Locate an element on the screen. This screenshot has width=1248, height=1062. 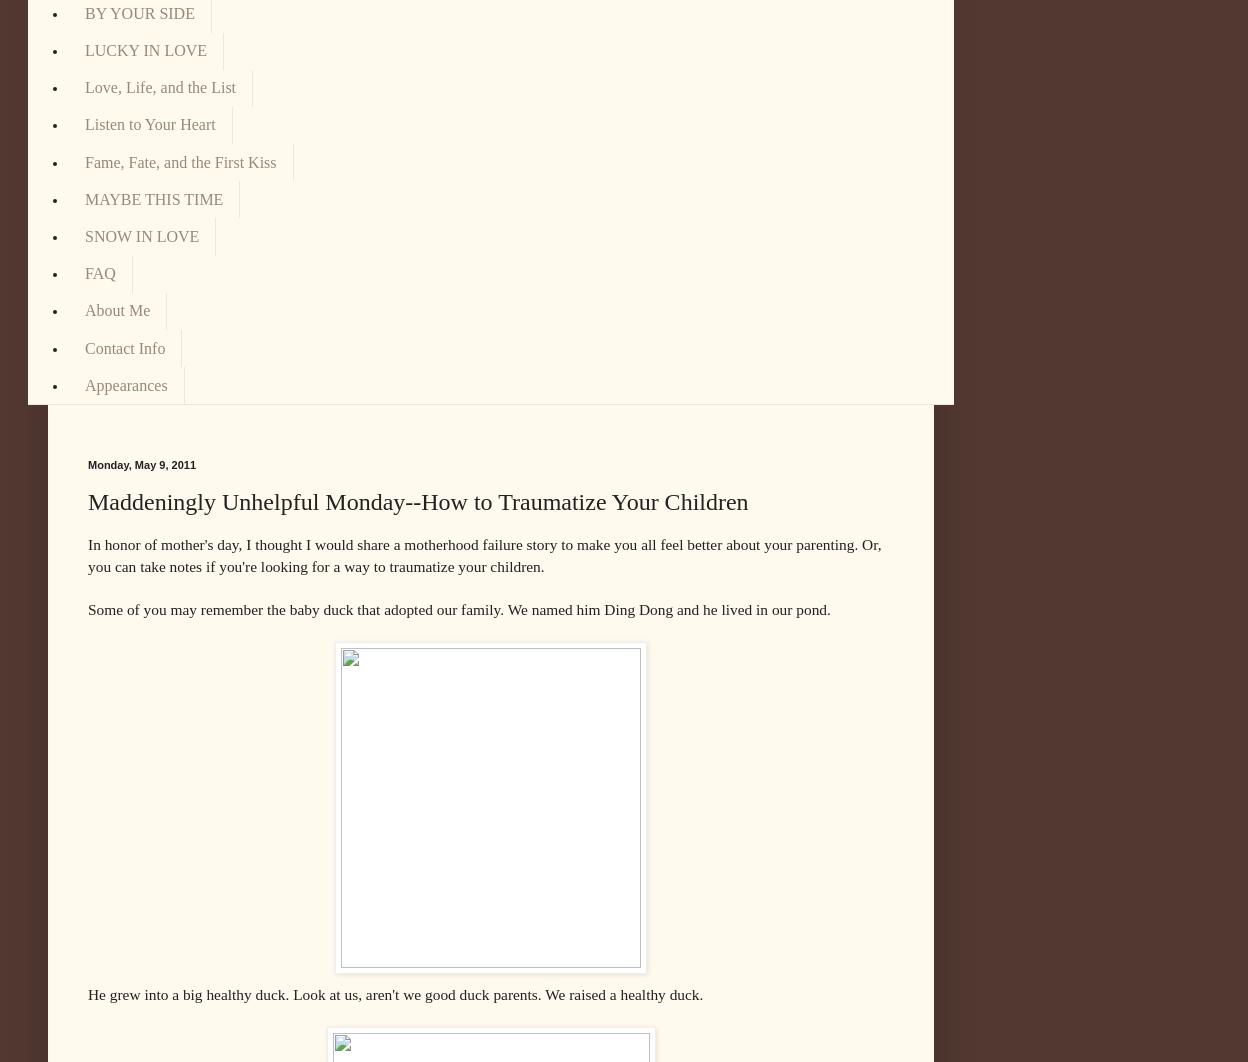
'Monday, May 9, 2011' is located at coordinates (86, 462).